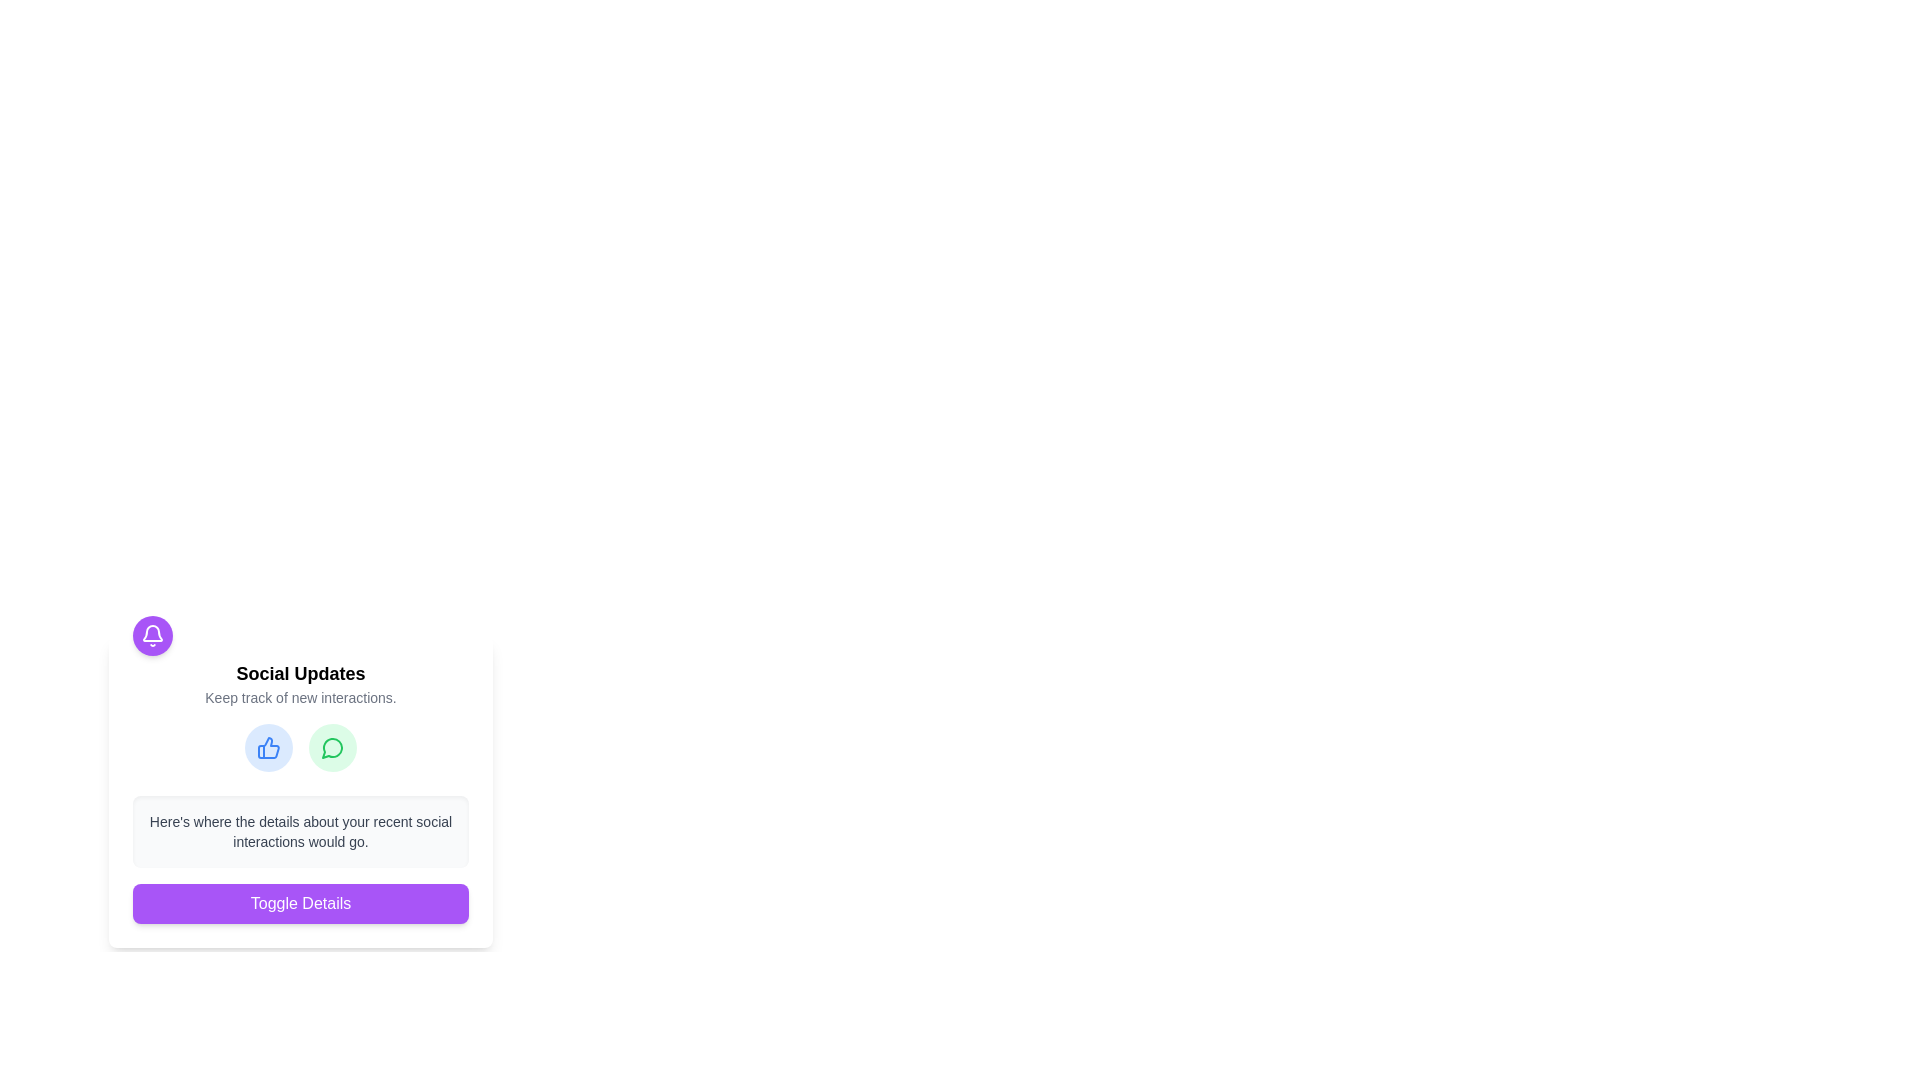 The width and height of the screenshot is (1920, 1080). Describe the element at coordinates (267, 748) in the screenshot. I see `the thumbs-up icon button, which is the first of two similar circular elements arranged horizontally, to like something` at that location.